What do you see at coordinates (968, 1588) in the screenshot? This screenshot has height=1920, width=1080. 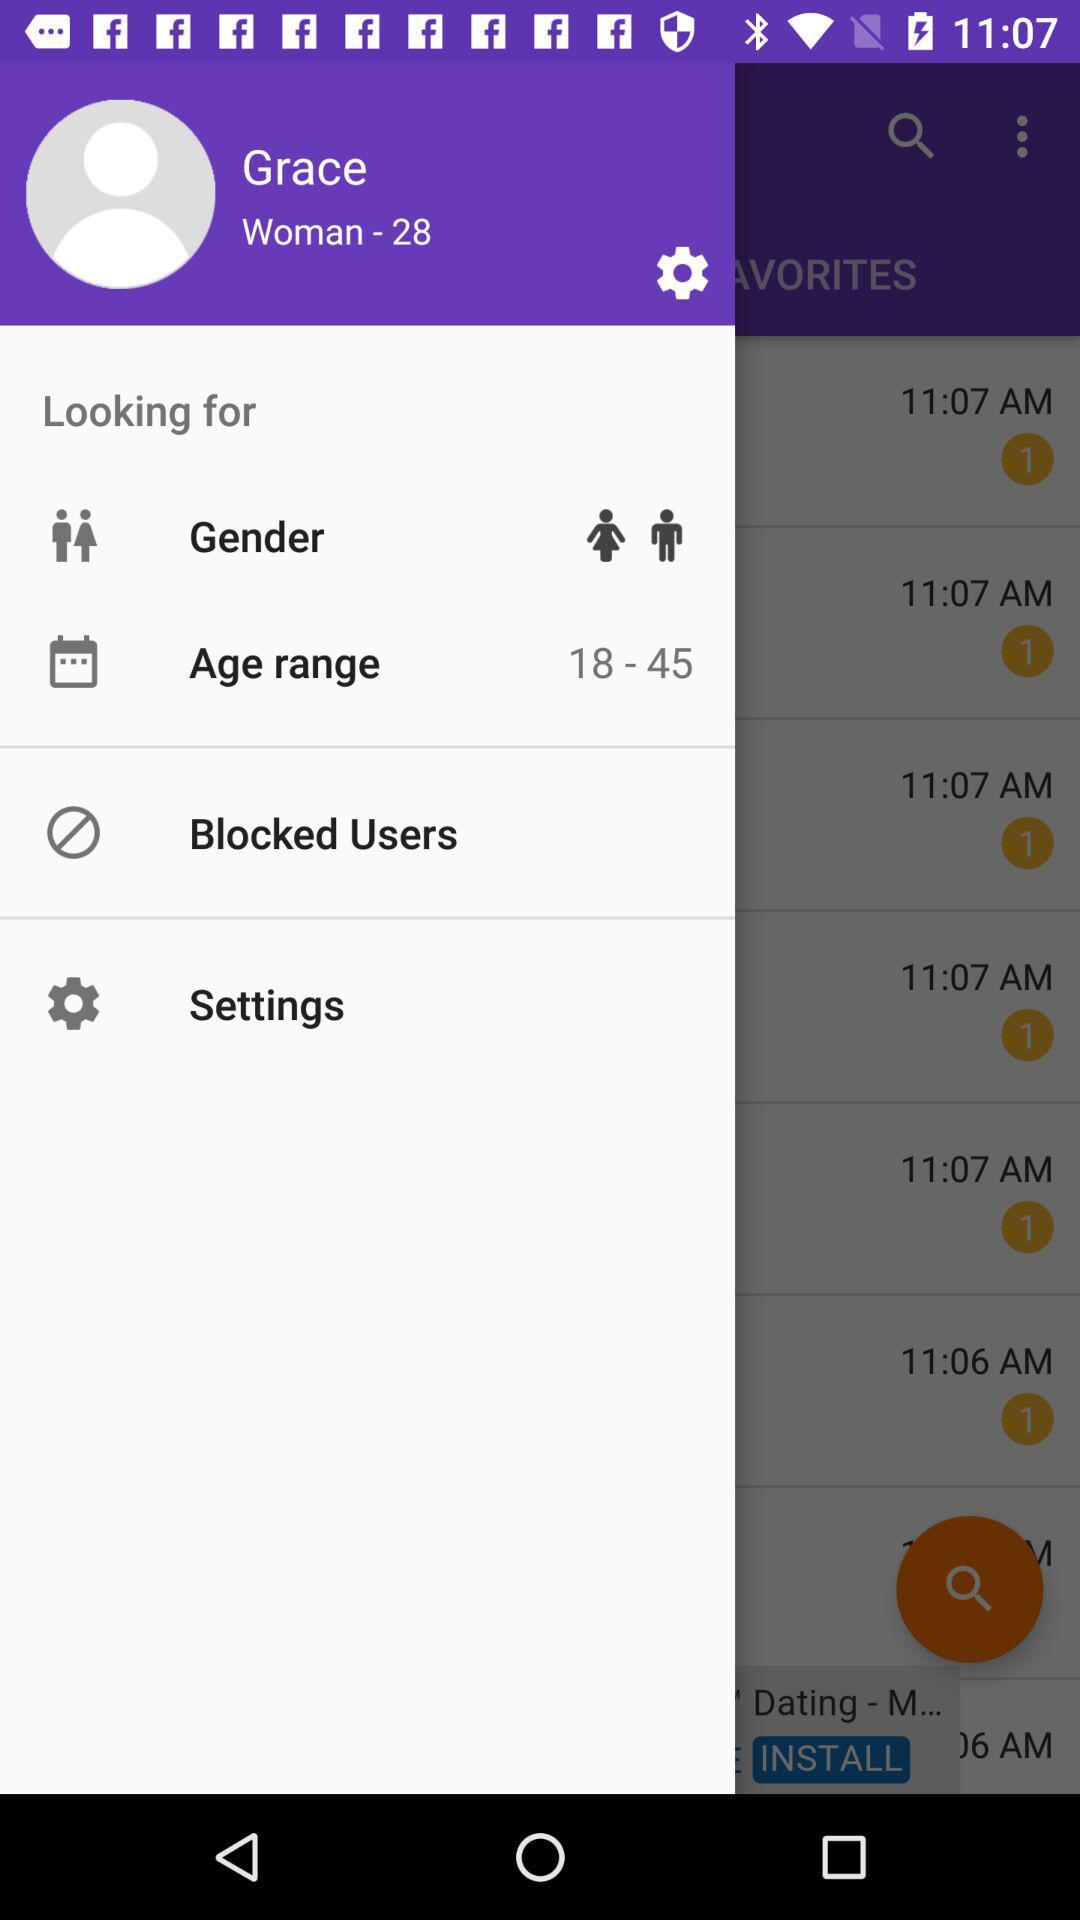 I see `the search icon` at bounding box center [968, 1588].